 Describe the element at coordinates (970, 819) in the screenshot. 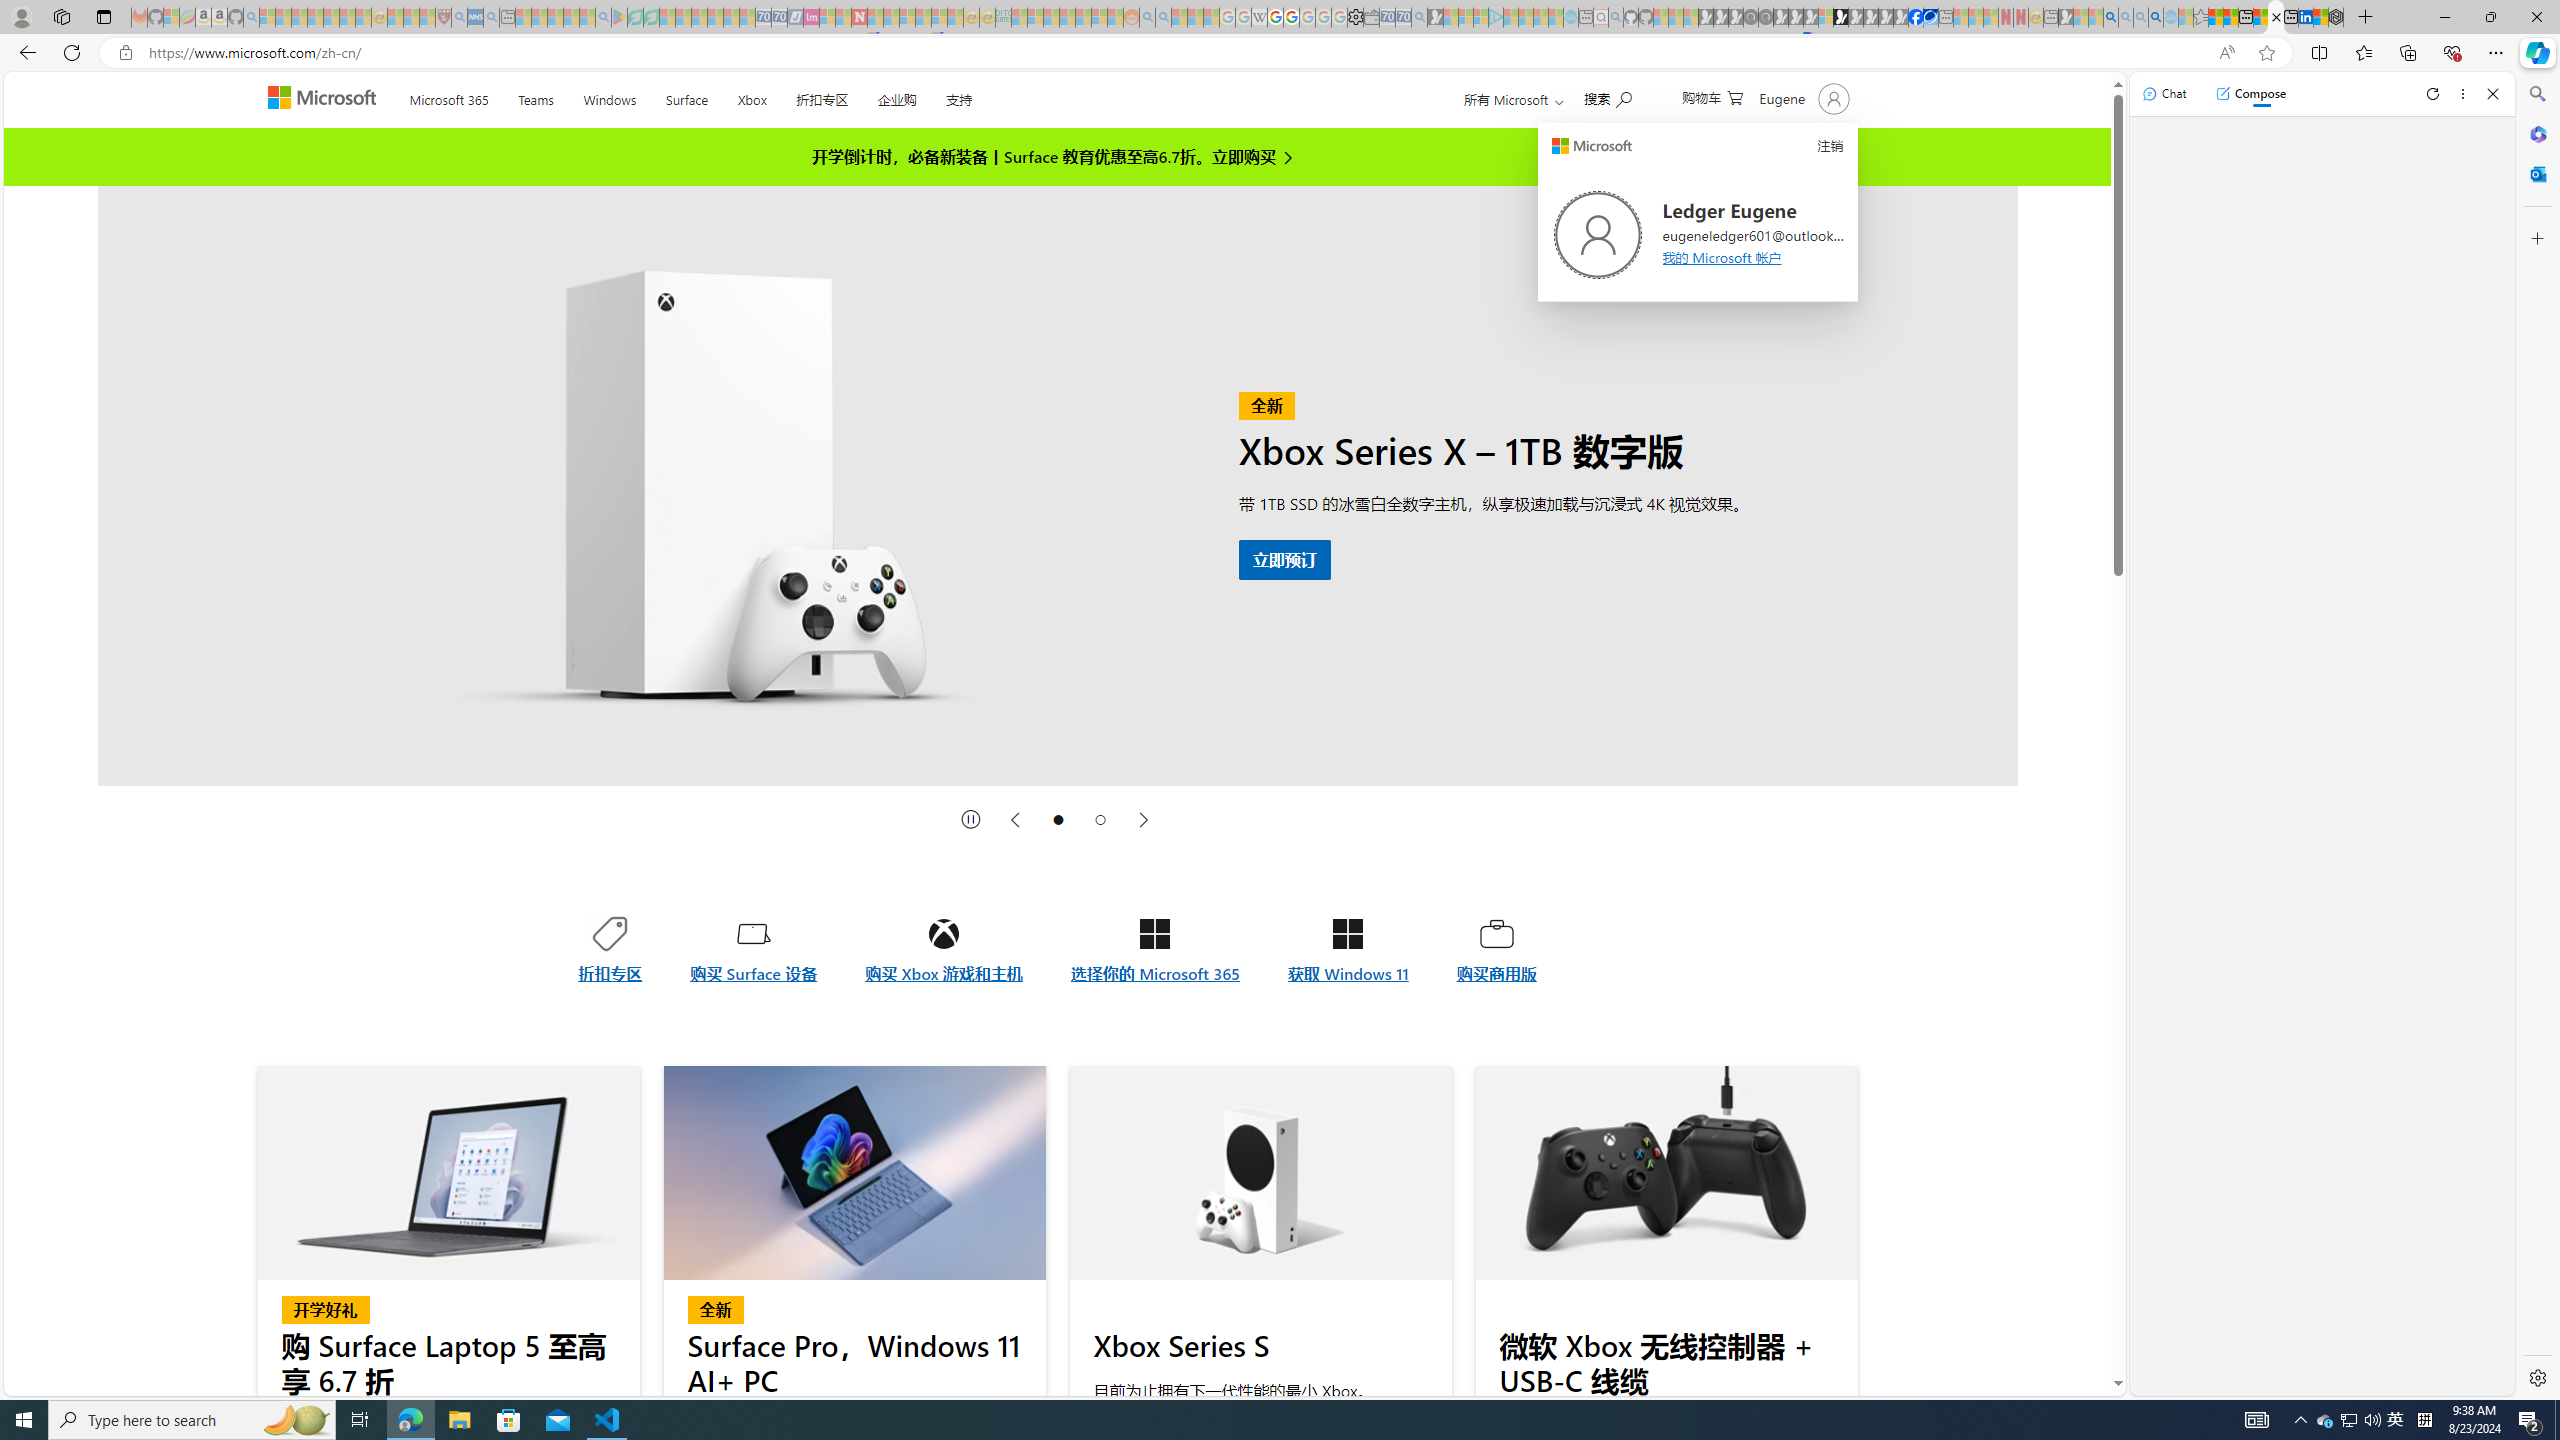

I see `'Pause'` at that location.